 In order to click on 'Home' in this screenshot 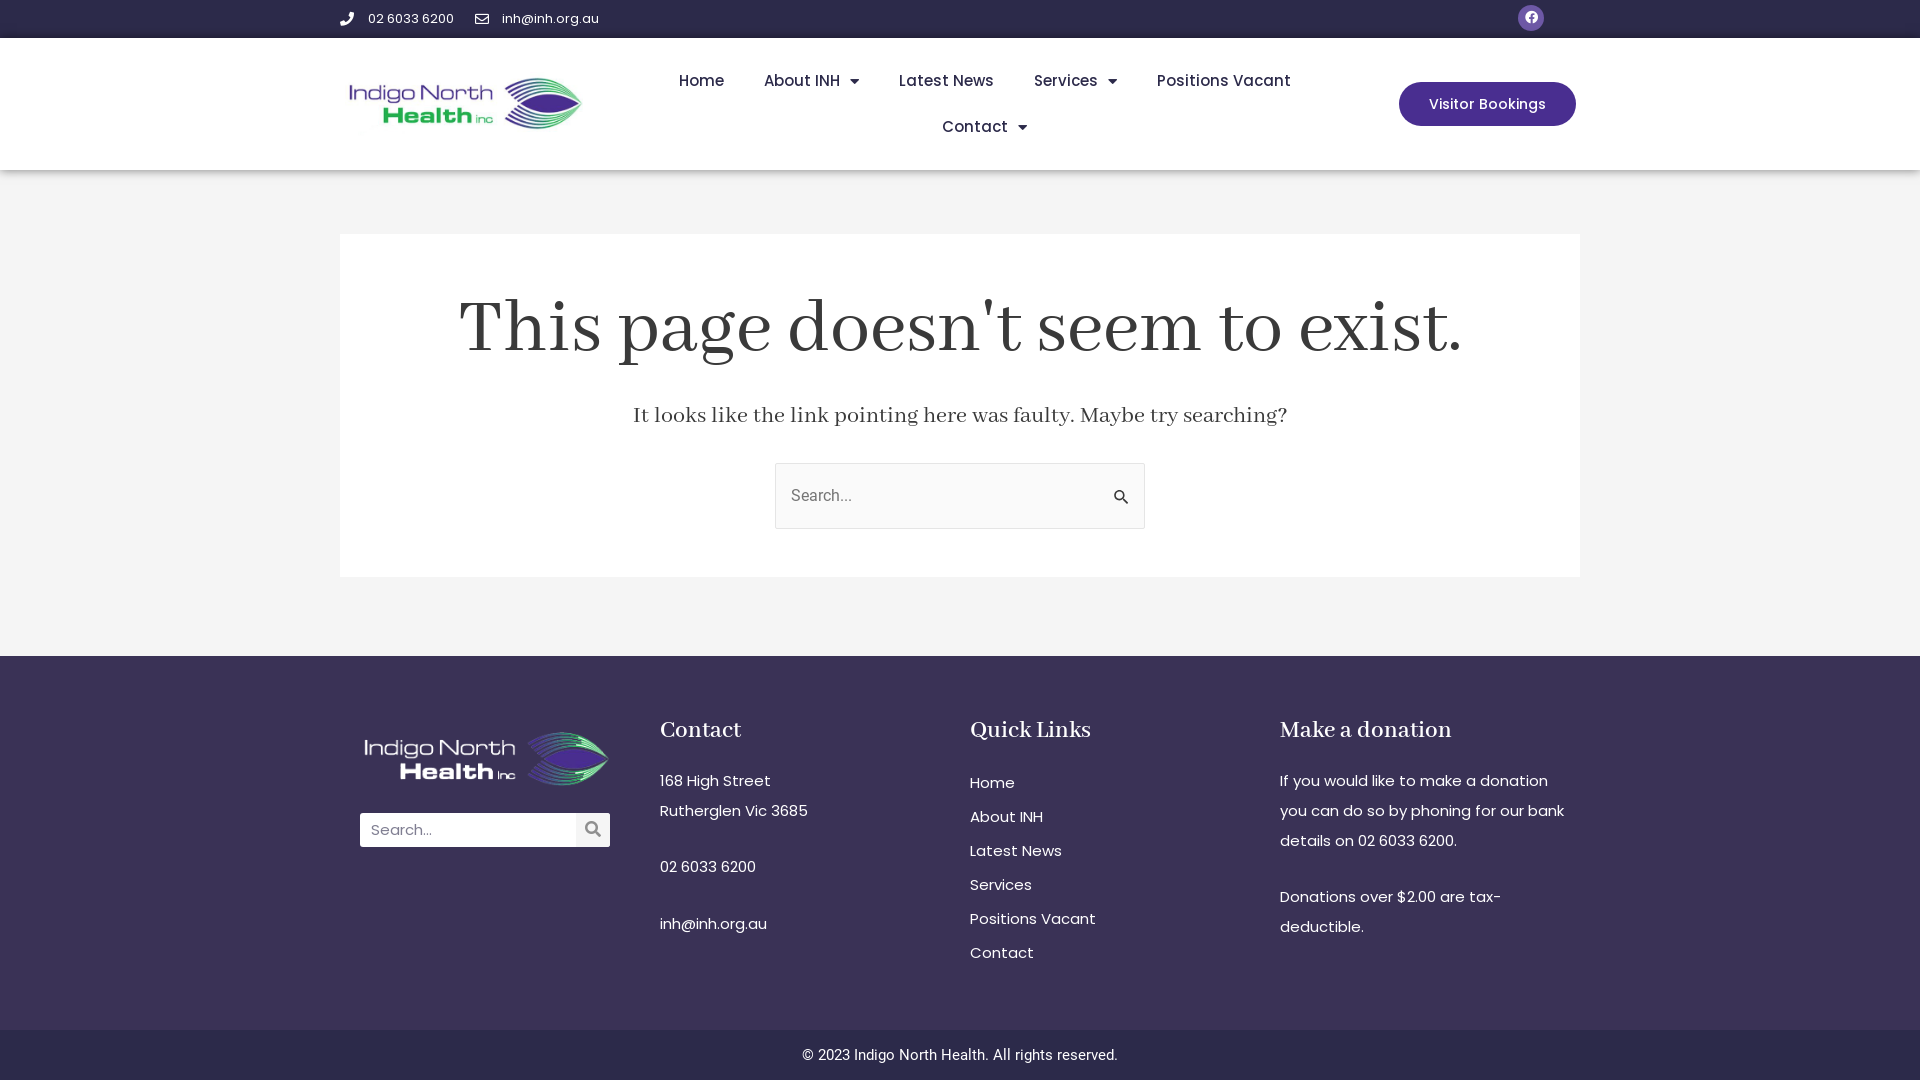, I will do `click(1113, 782)`.